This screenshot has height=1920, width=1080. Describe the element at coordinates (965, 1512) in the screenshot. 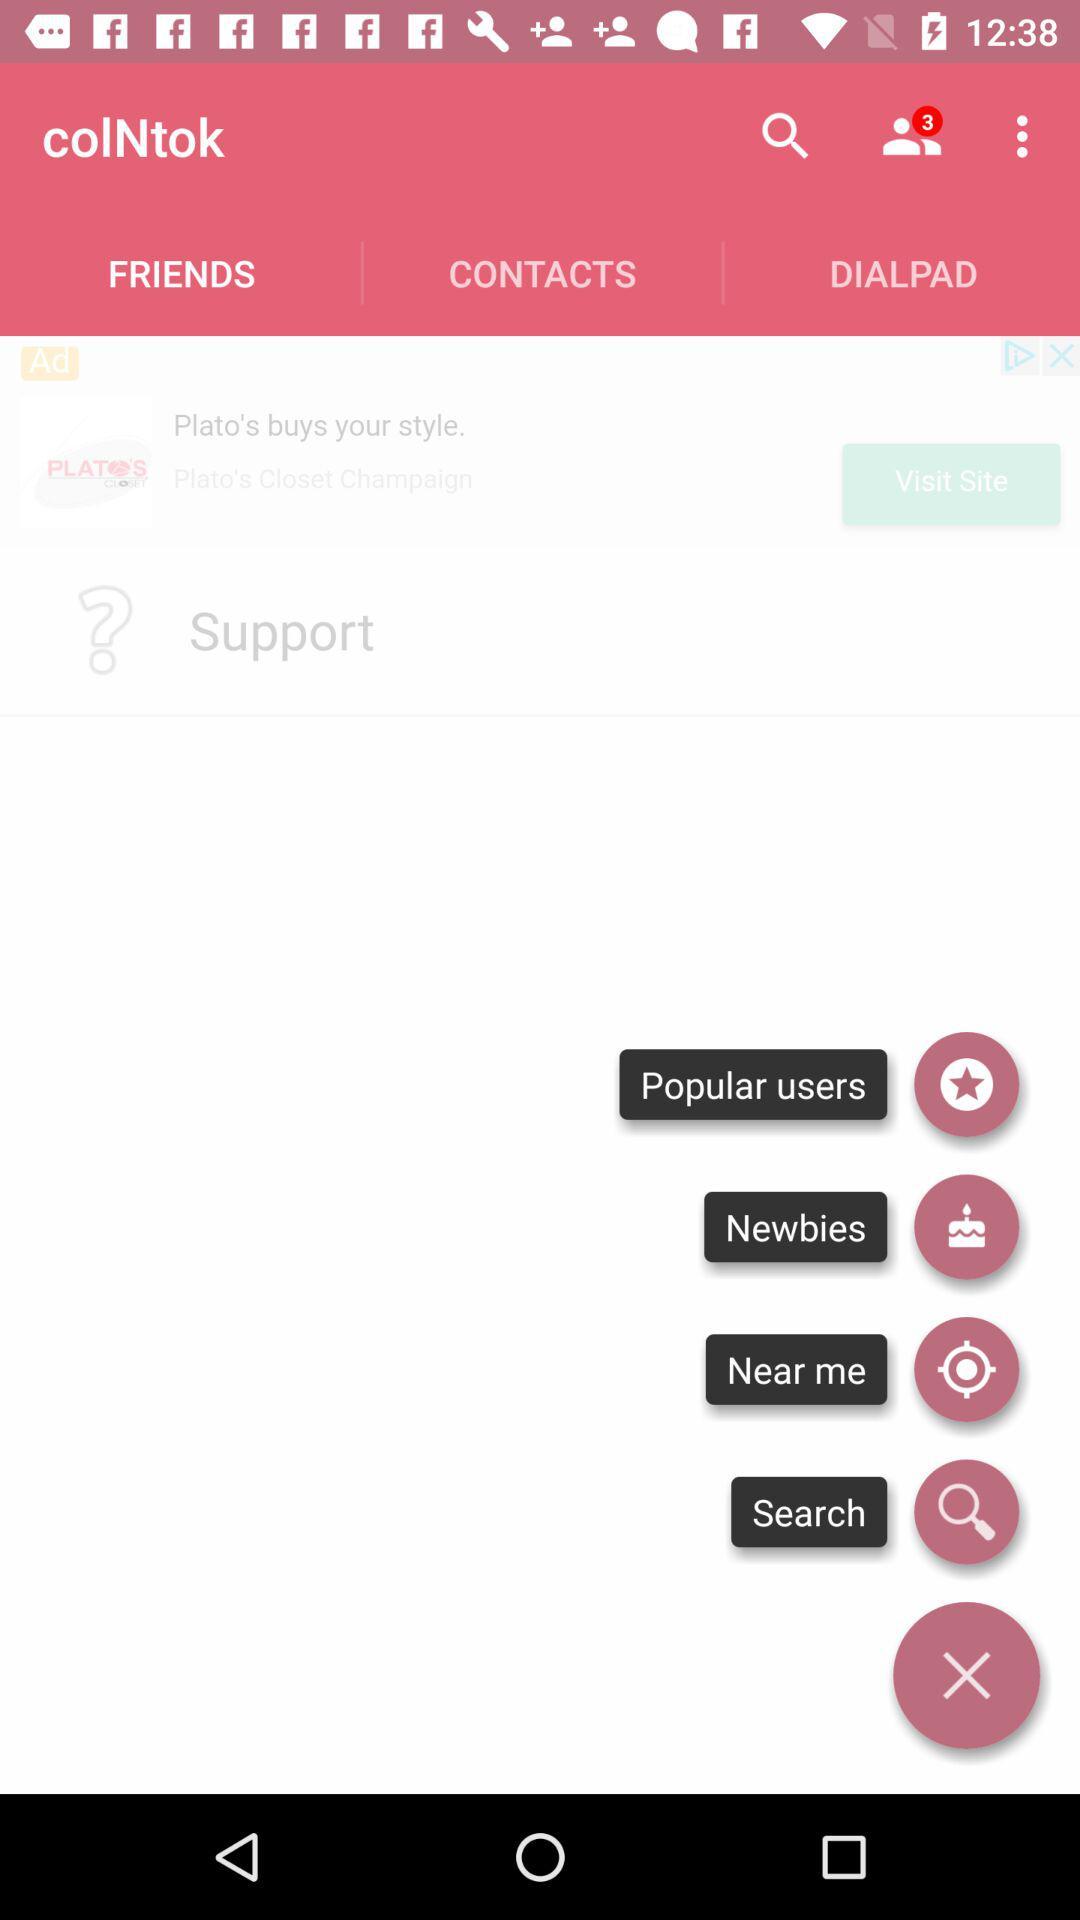

I see `icon next to the near me` at that location.